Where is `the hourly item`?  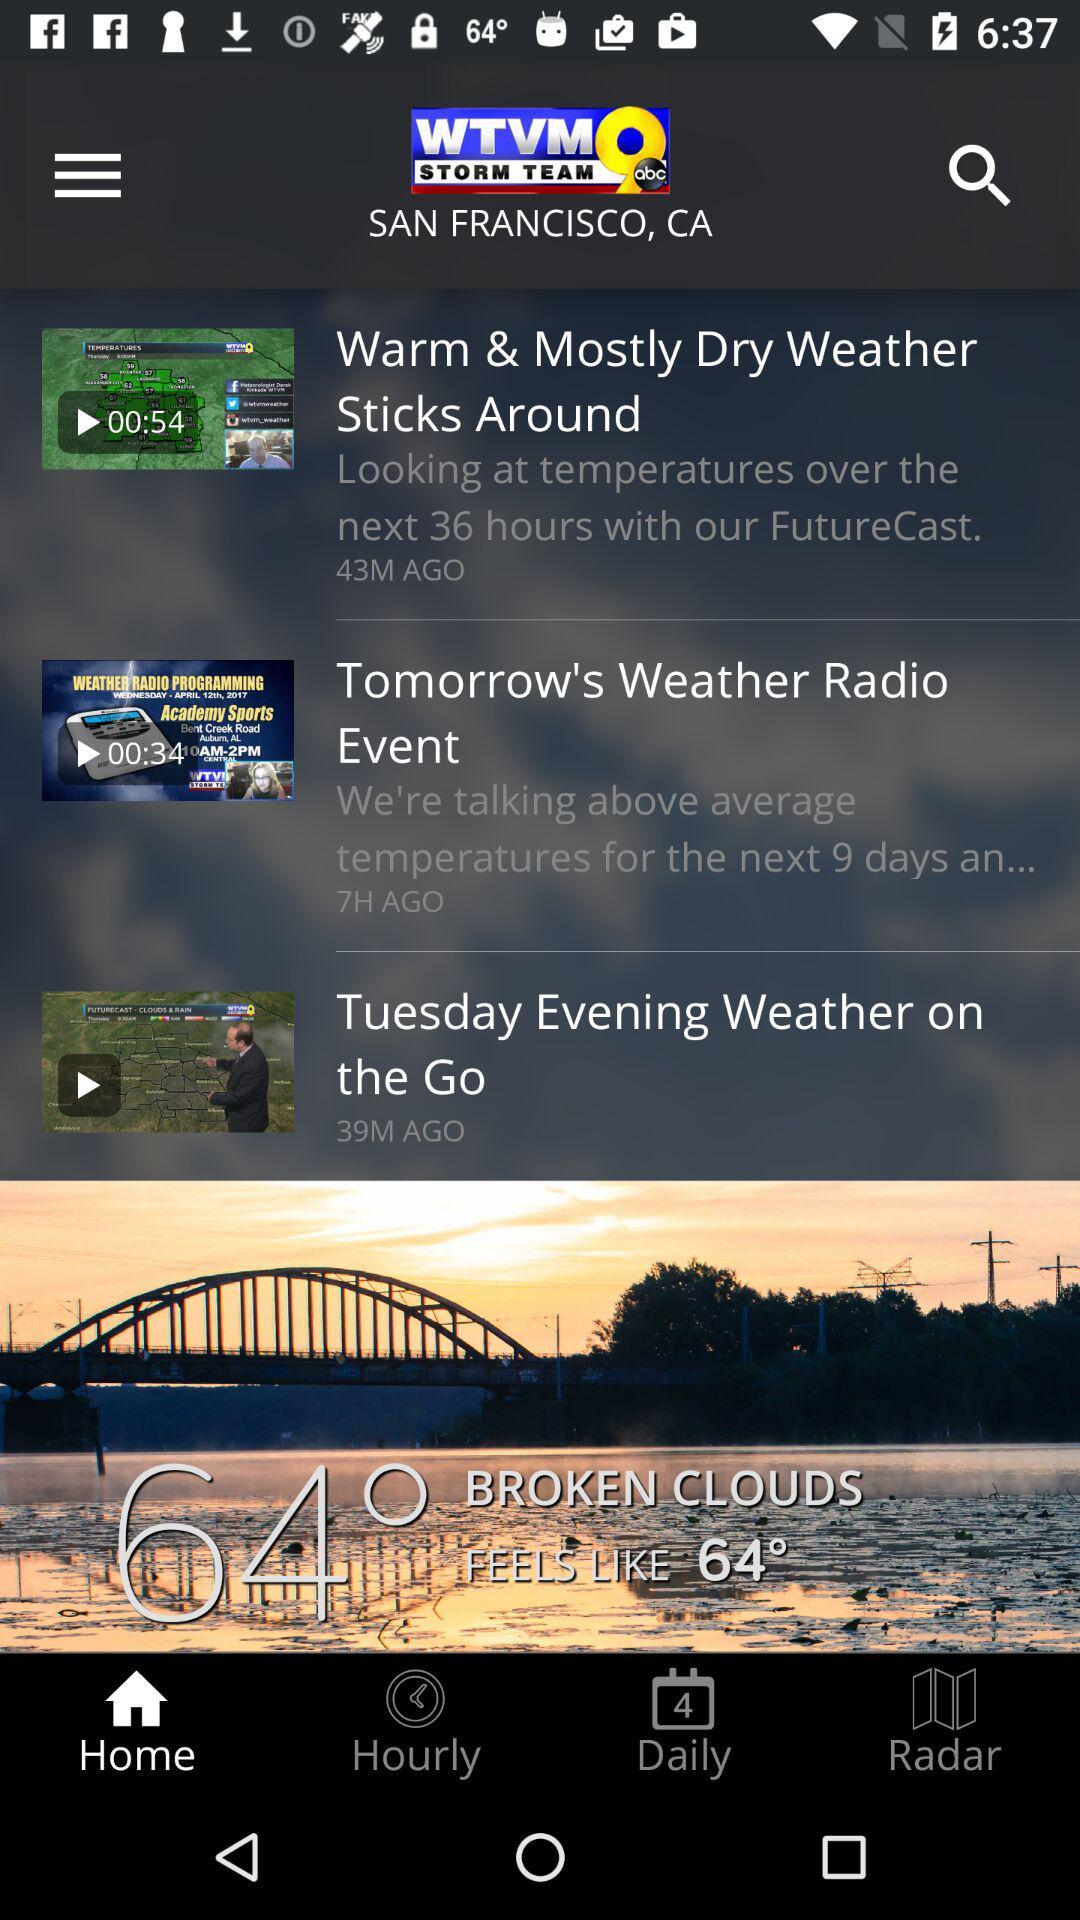
the hourly item is located at coordinates (414, 1722).